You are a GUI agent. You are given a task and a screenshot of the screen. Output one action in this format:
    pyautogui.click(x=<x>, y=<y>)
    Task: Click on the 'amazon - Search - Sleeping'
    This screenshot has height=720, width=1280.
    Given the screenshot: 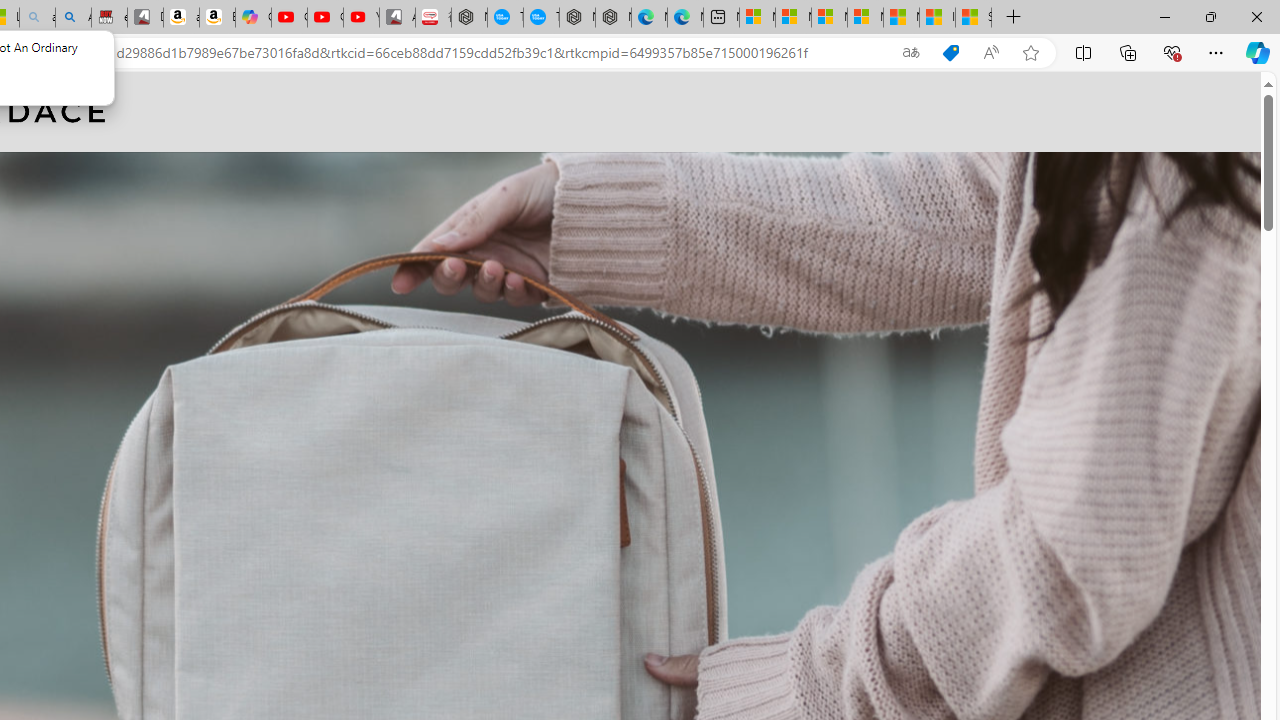 What is the action you would take?
    pyautogui.click(x=37, y=17)
    